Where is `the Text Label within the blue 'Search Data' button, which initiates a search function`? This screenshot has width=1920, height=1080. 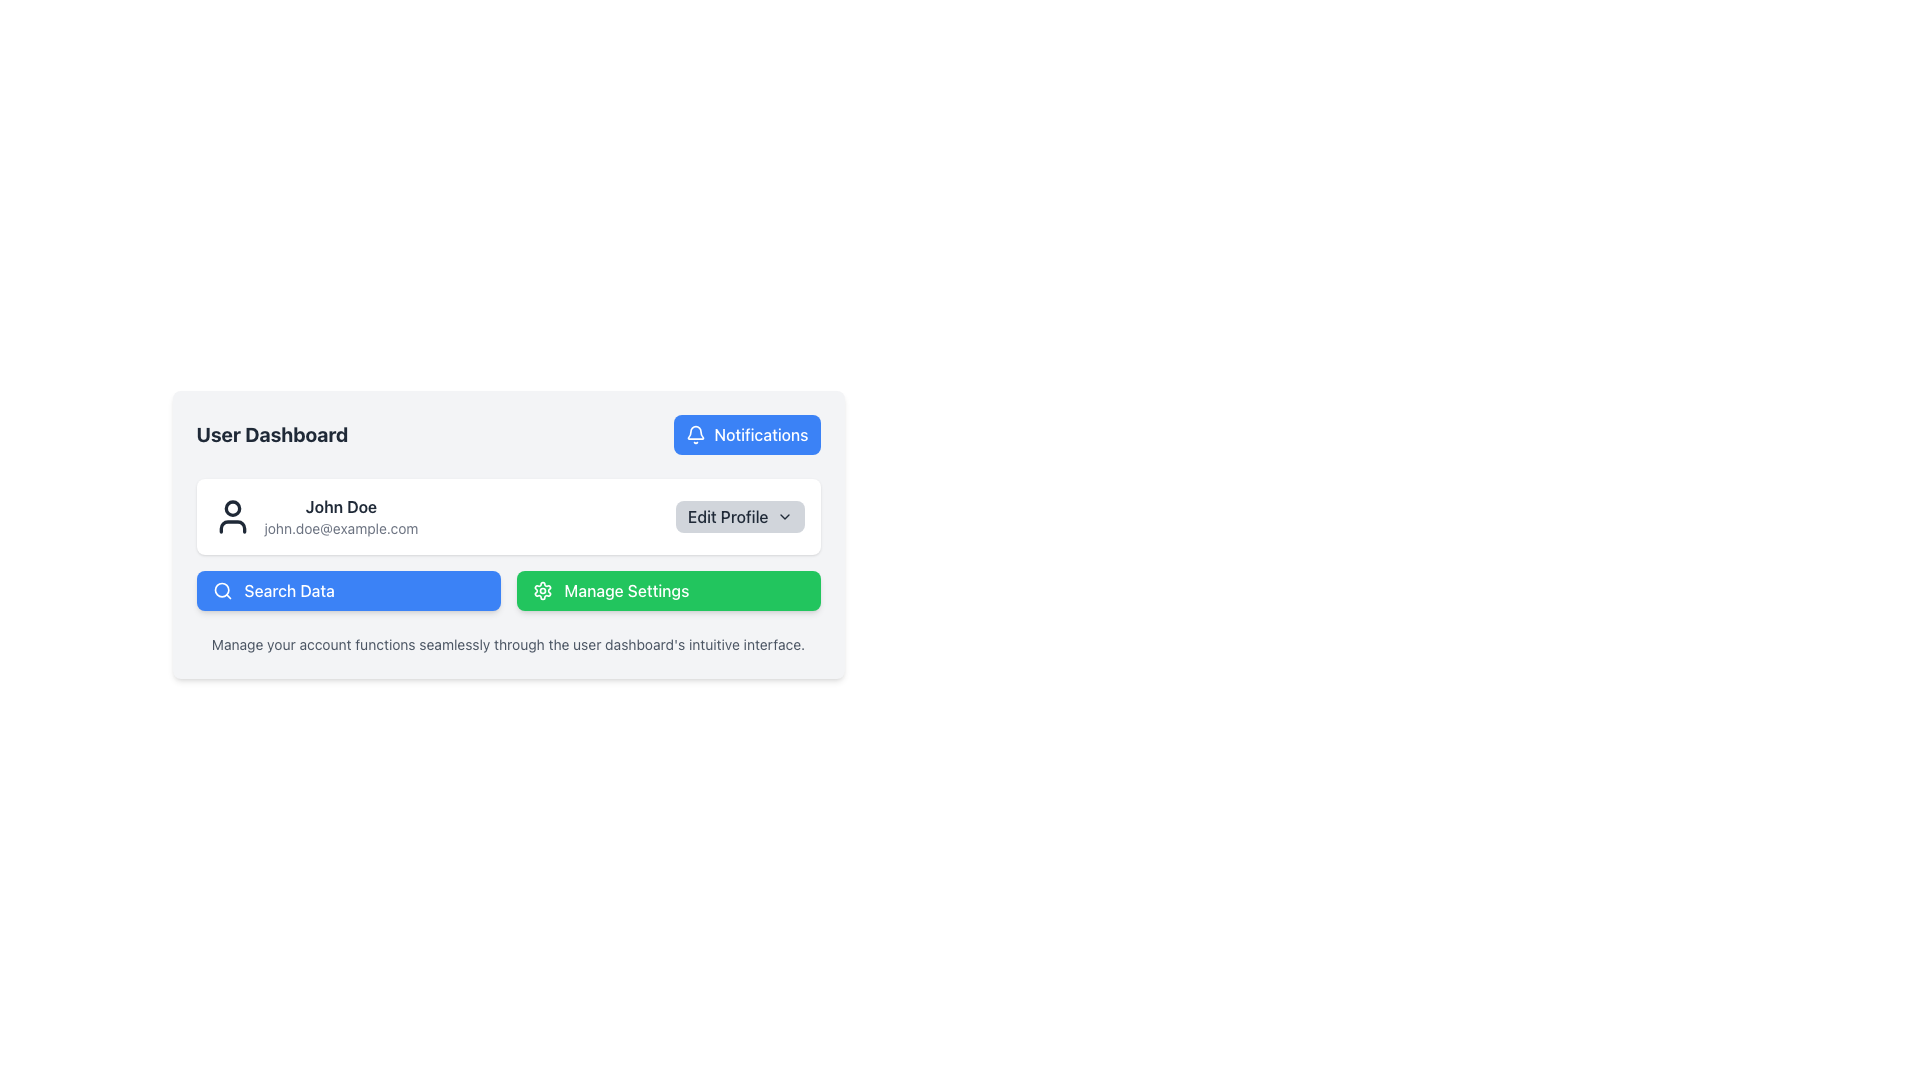
the Text Label within the blue 'Search Data' button, which initiates a search function is located at coordinates (288, 589).